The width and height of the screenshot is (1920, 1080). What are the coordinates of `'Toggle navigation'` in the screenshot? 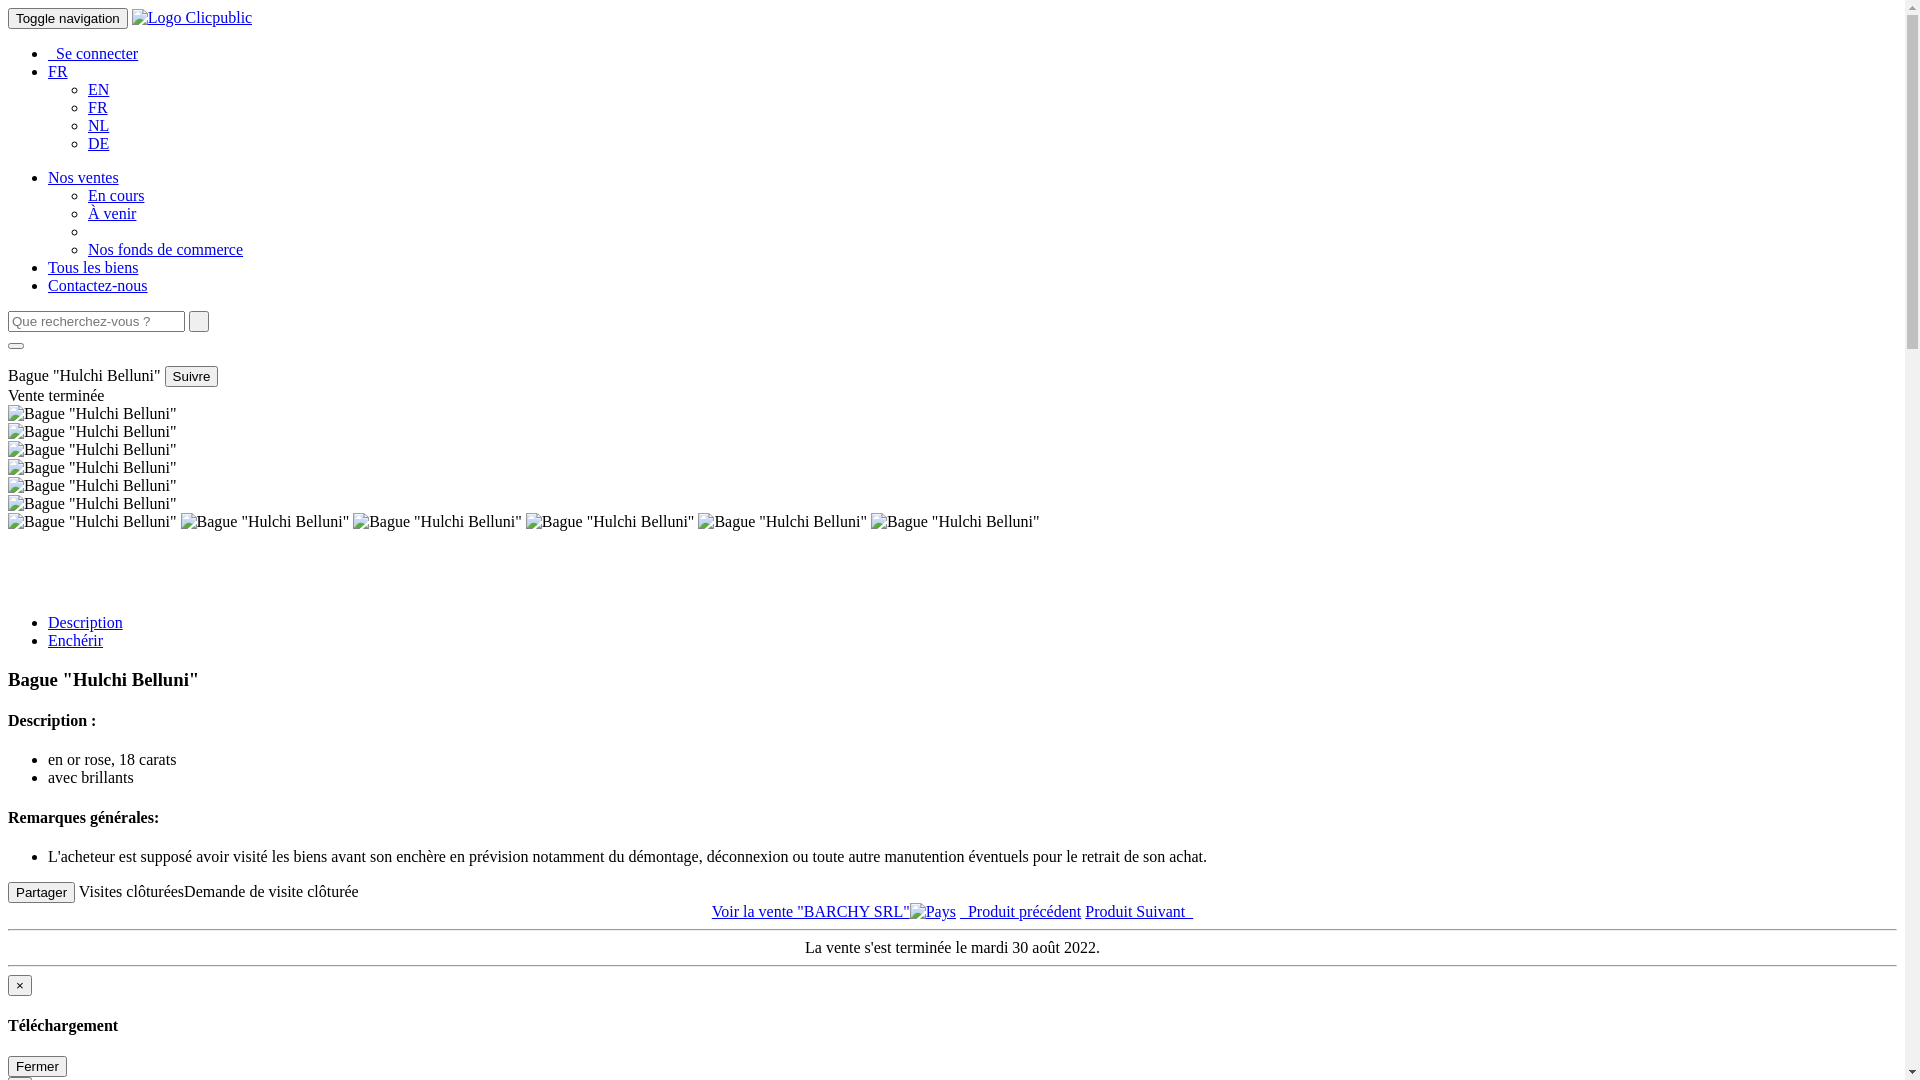 It's located at (67, 18).